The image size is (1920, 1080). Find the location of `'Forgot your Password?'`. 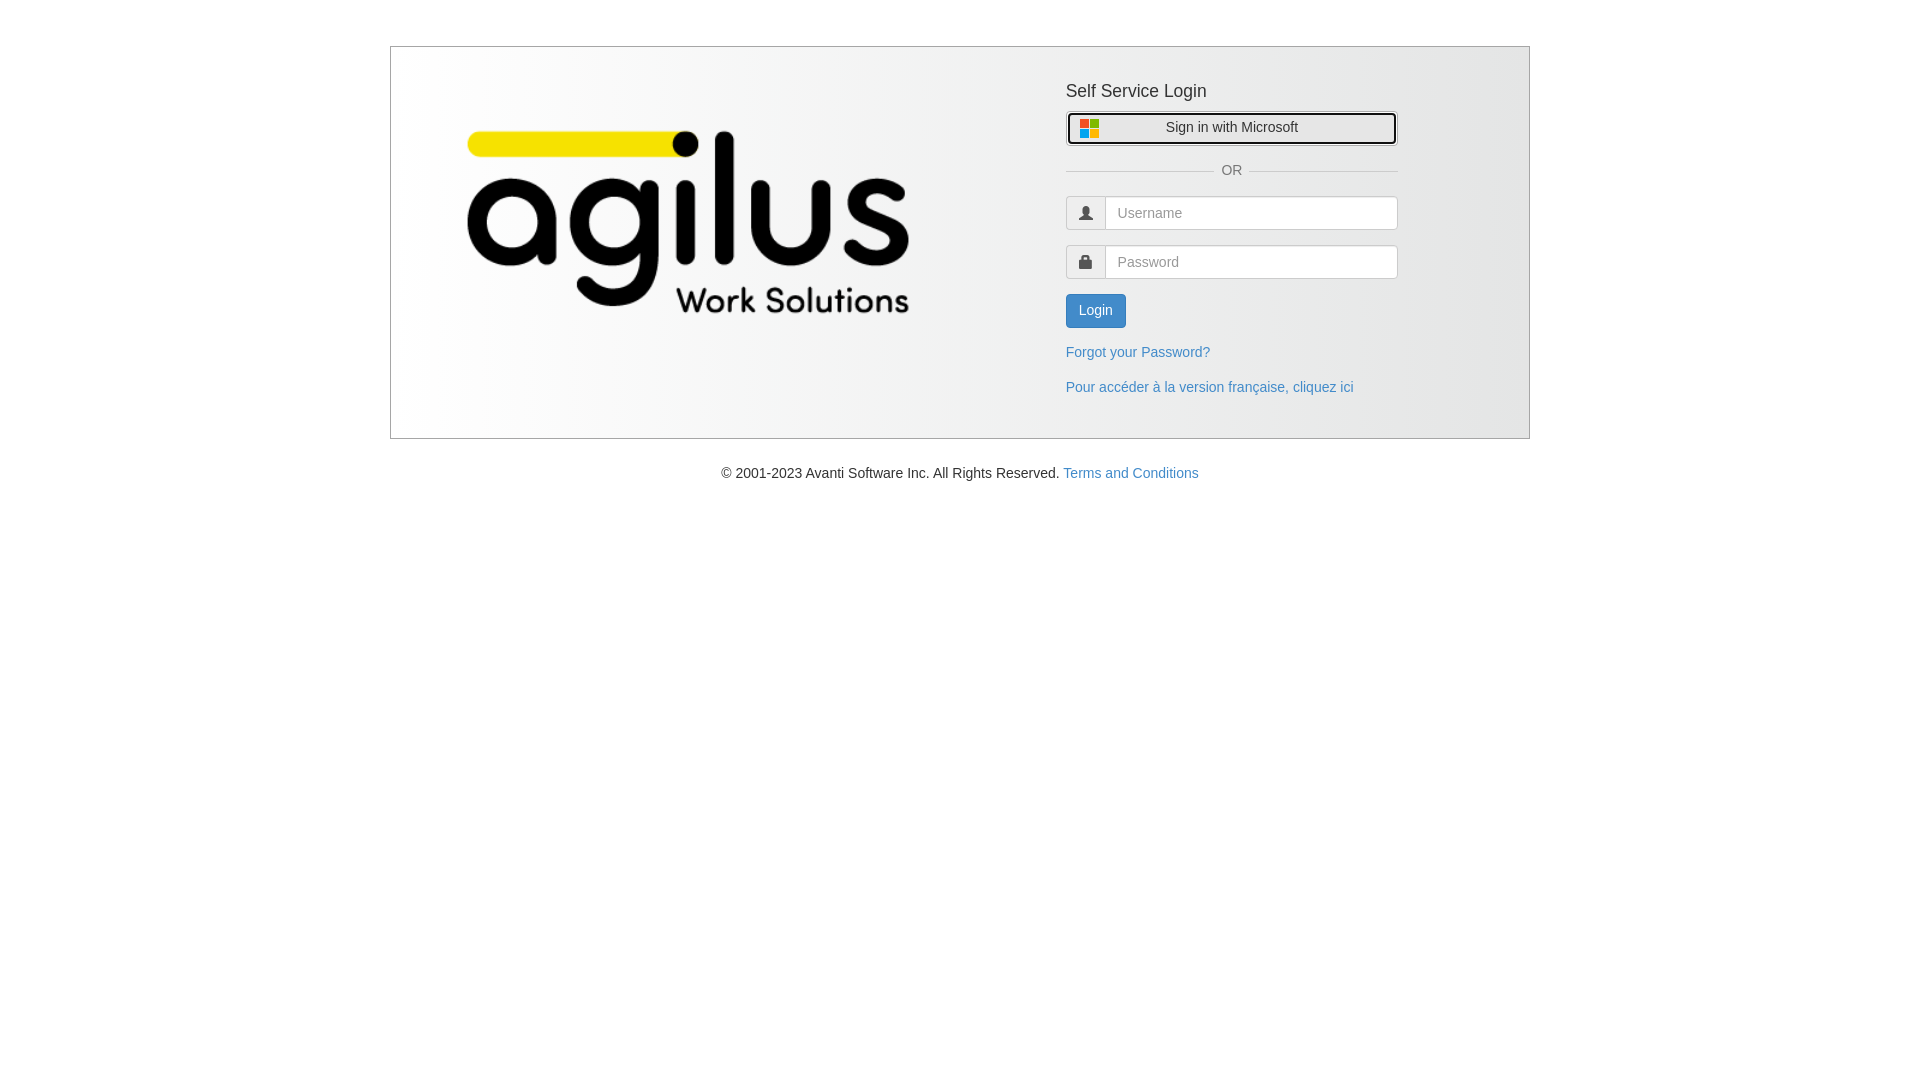

'Forgot your Password?' is located at coordinates (1138, 350).